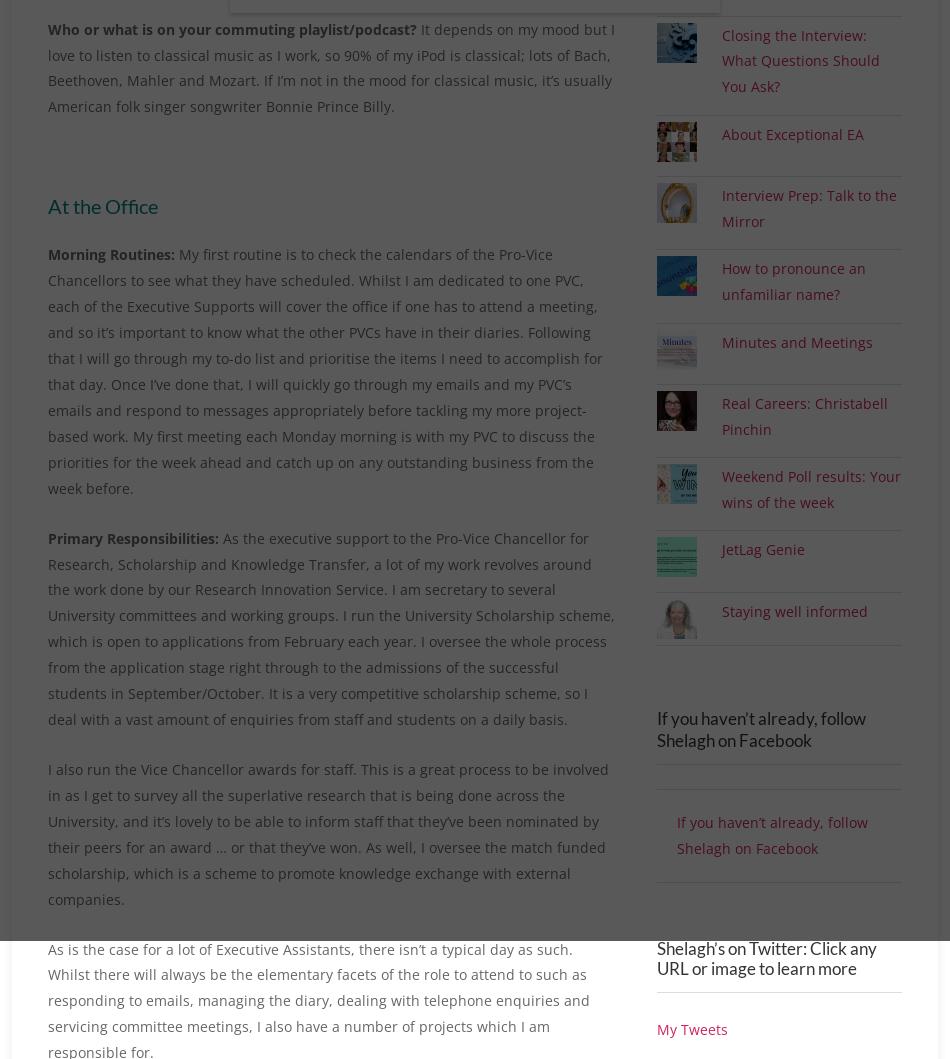 The height and width of the screenshot is (1059, 950). What do you see at coordinates (135, 536) in the screenshot?
I see `'Primary Responsibilities:'` at bounding box center [135, 536].